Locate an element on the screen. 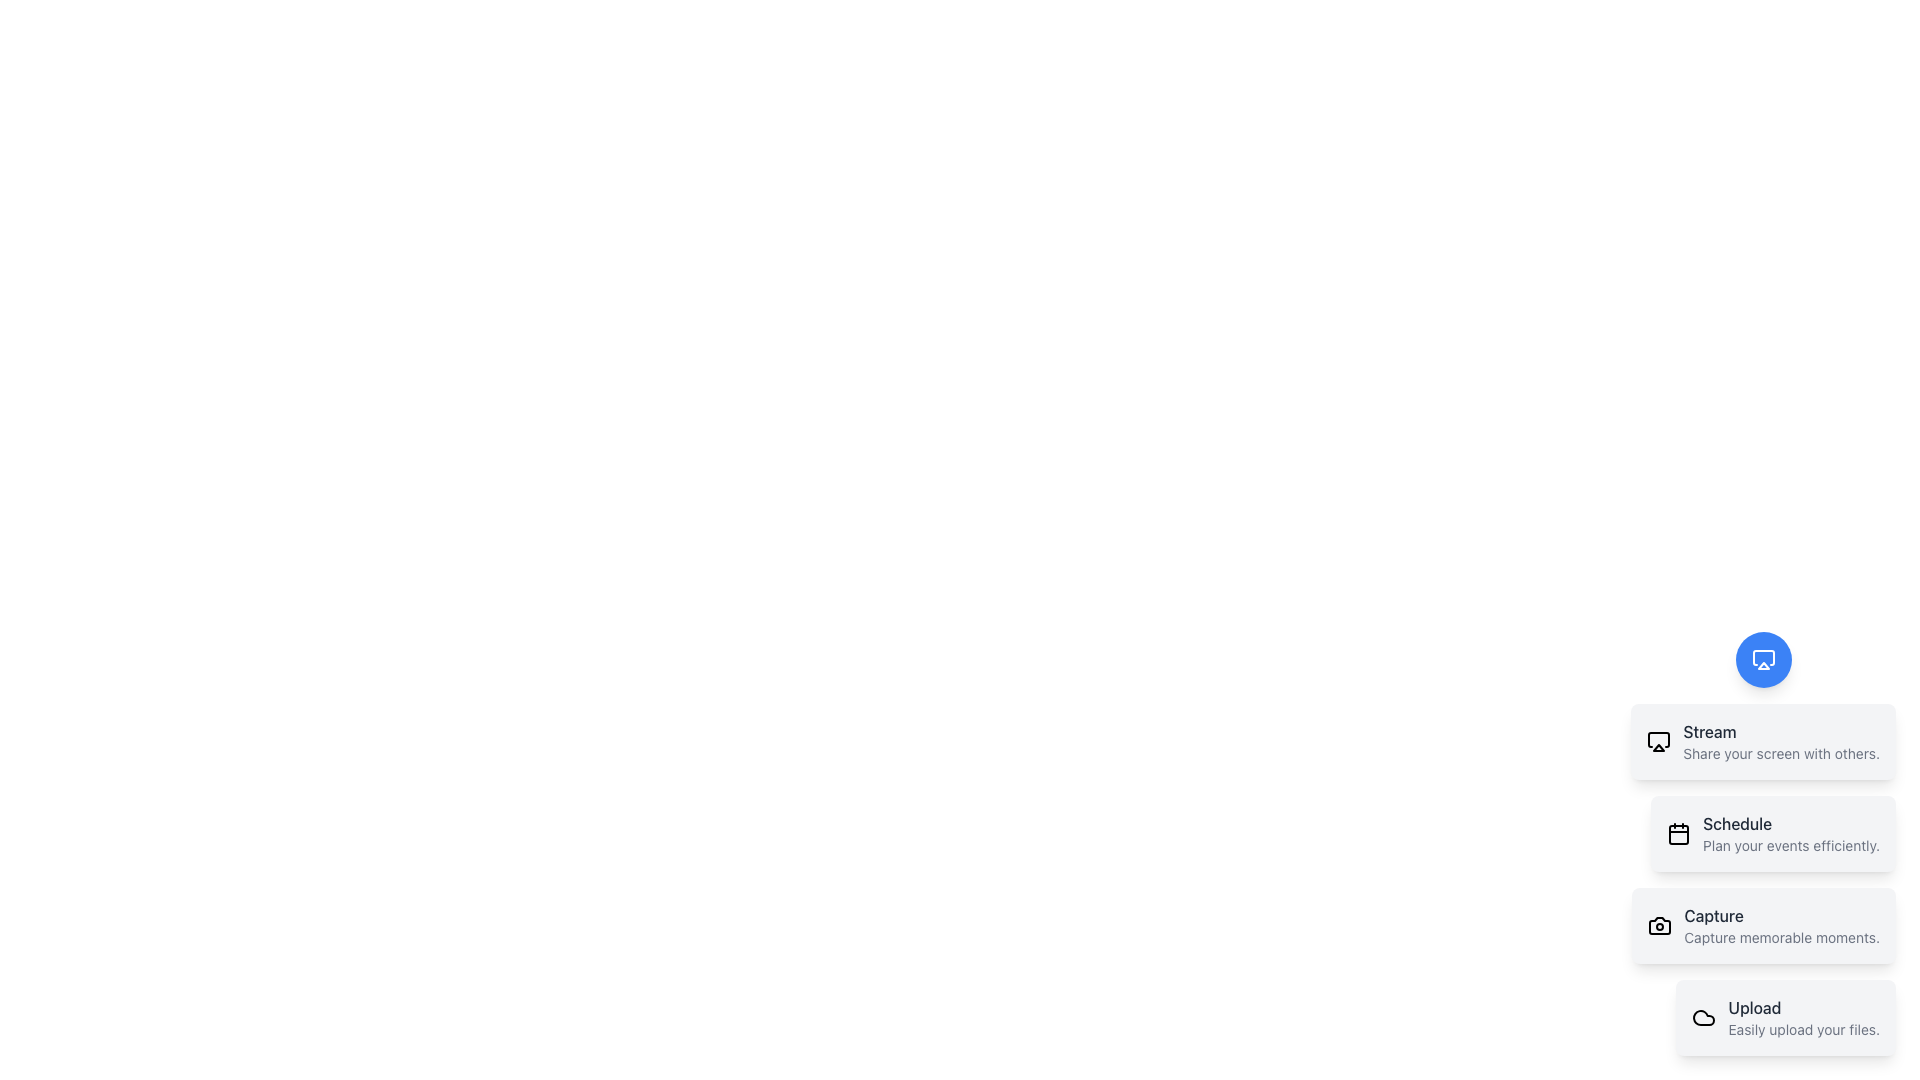 This screenshot has height=1080, width=1920. the 'Upload' text label which serves as a title or heading for the upload option in the menu is located at coordinates (1804, 1007).